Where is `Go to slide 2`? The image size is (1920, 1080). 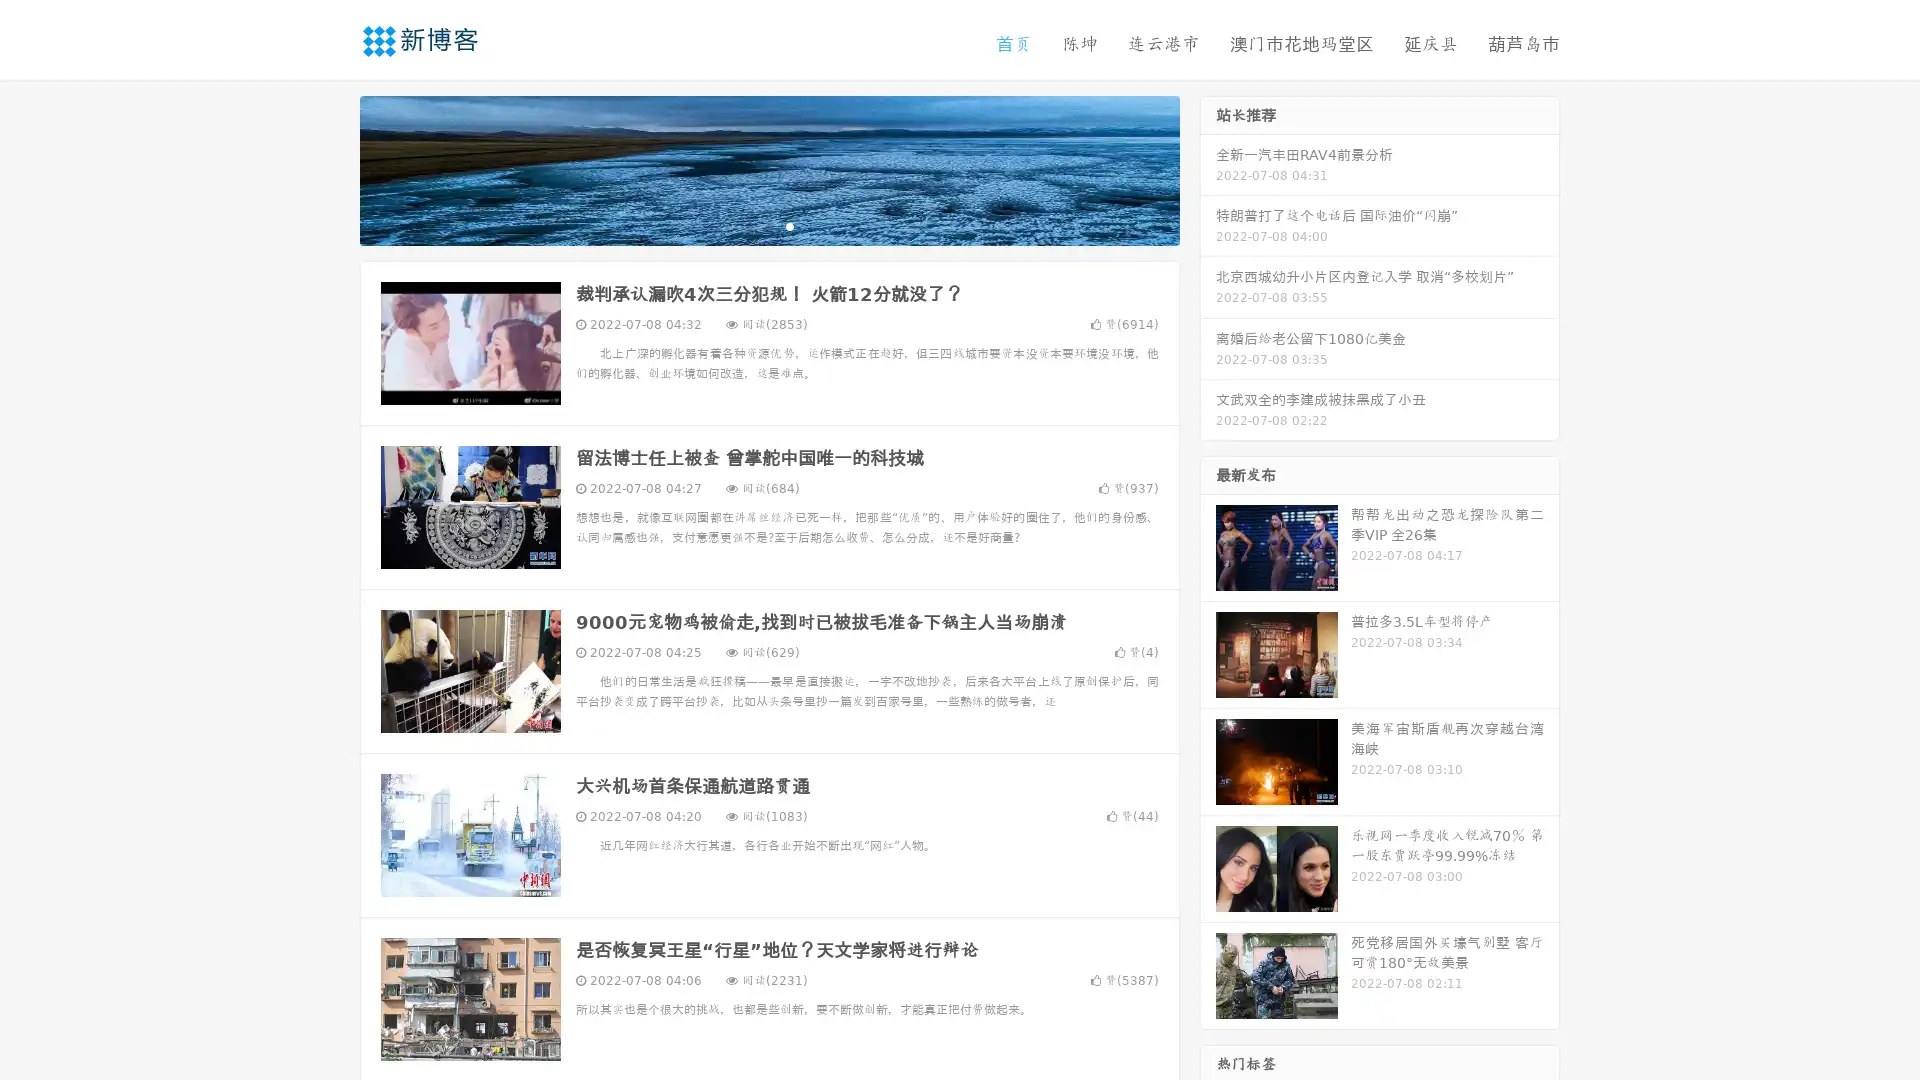
Go to slide 2 is located at coordinates (768, 225).